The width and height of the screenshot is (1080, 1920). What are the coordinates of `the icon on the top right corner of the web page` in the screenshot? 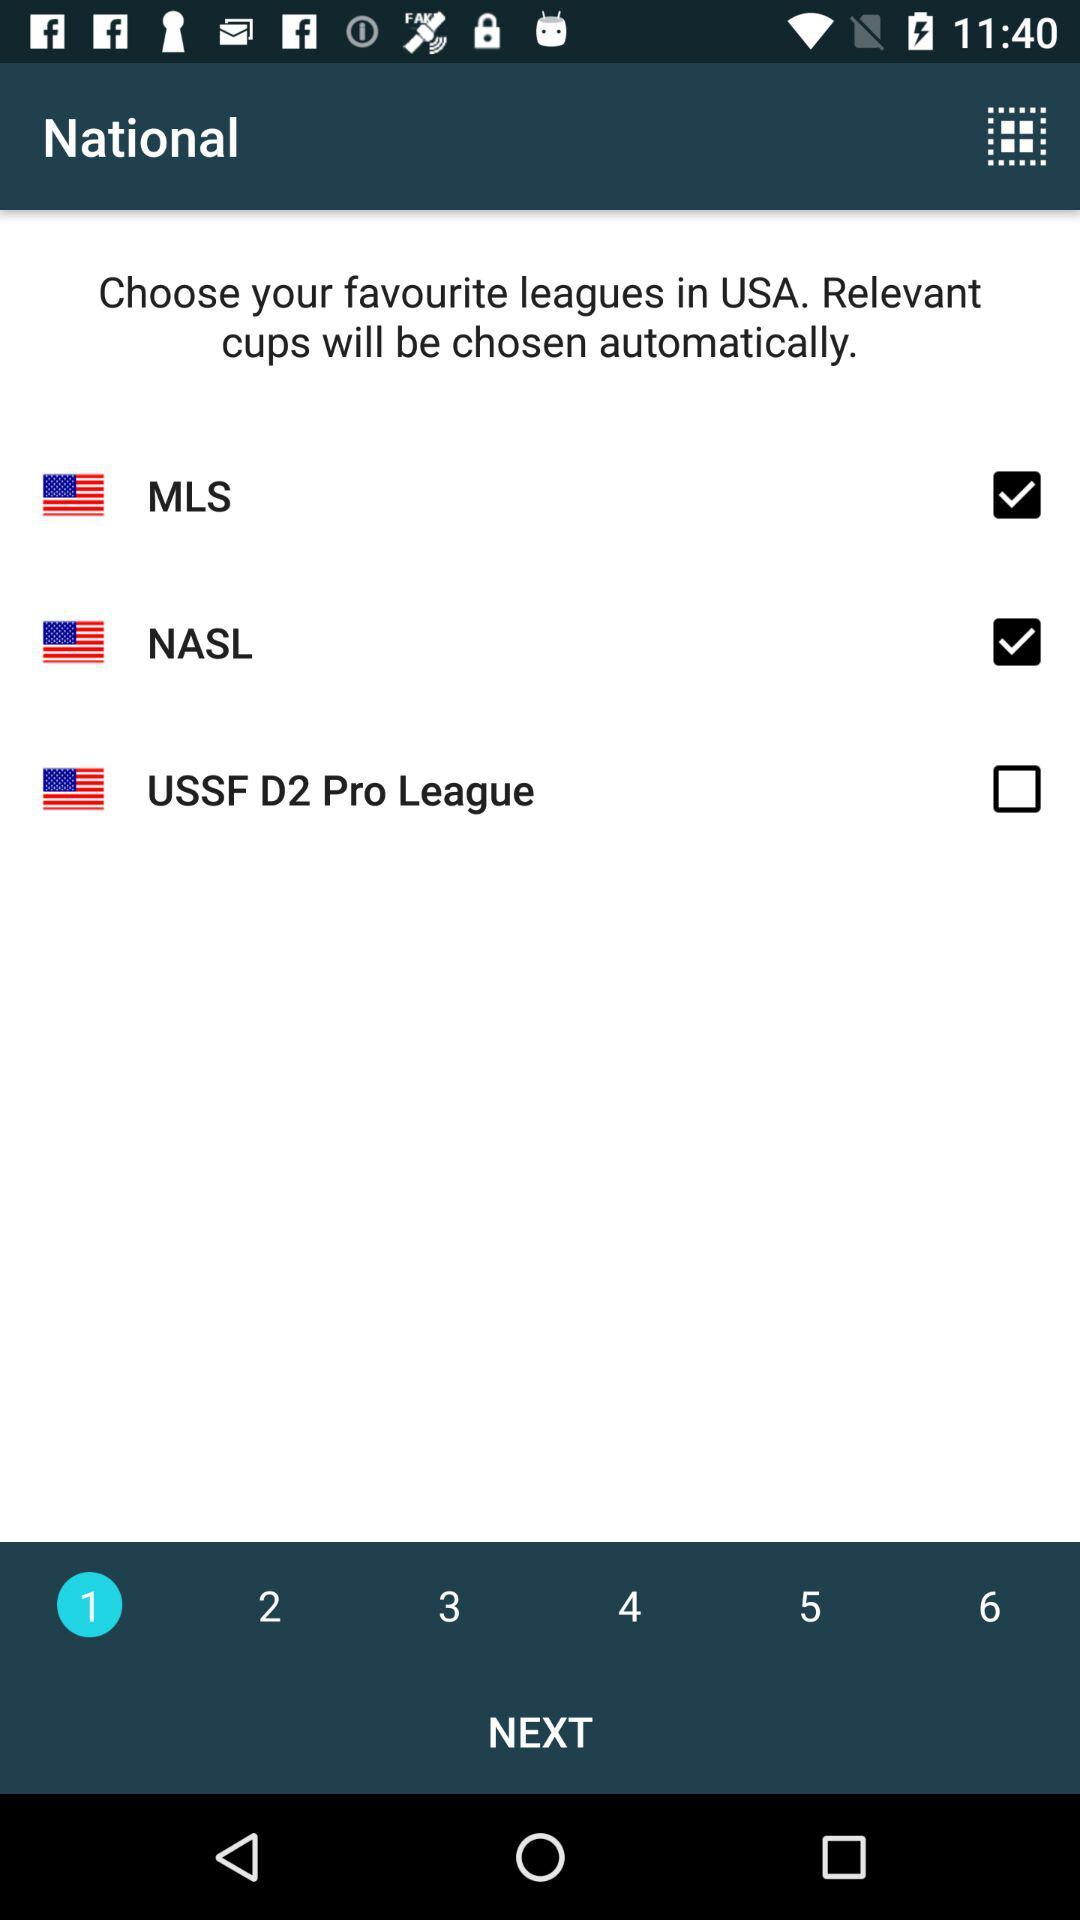 It's located at (1017, 136).